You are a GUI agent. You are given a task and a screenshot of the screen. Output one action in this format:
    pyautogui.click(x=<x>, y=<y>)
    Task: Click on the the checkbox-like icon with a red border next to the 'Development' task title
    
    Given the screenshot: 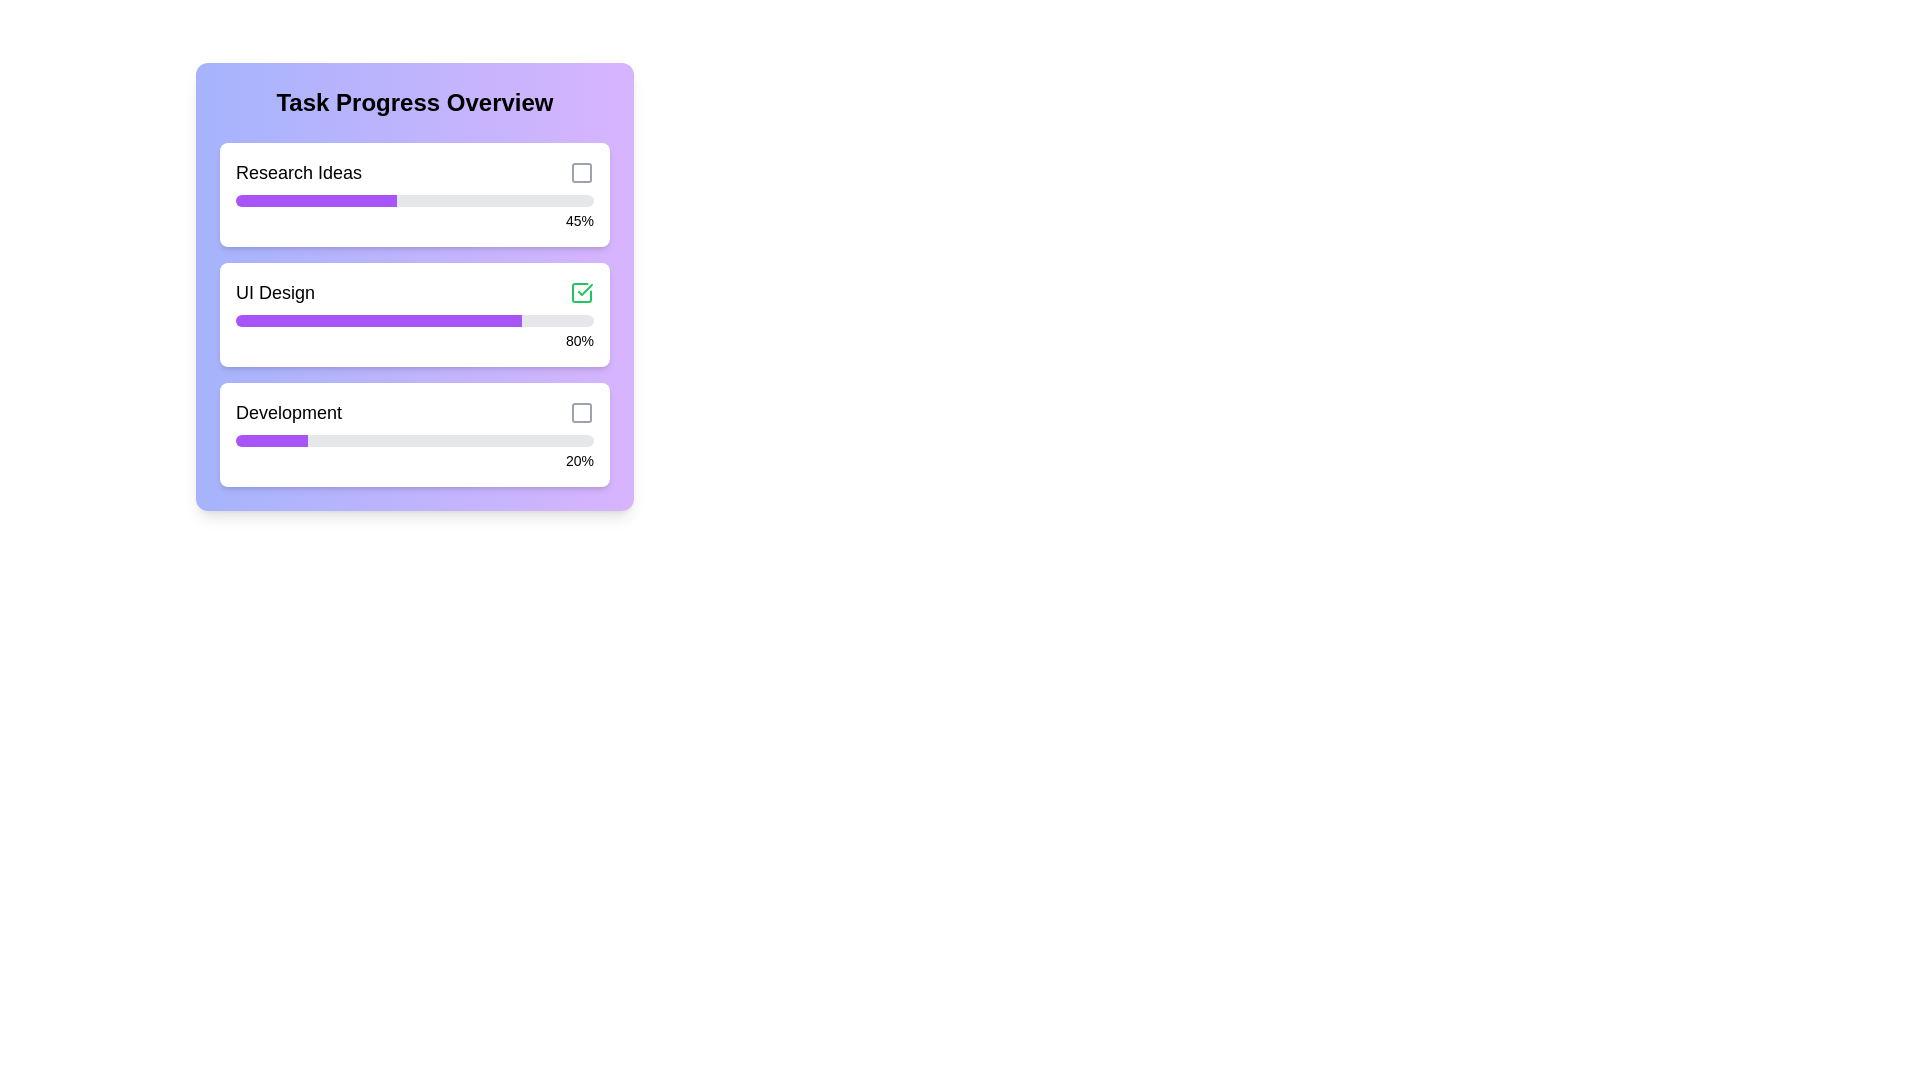 What is the action you would take?
    pyautogui.click(x=580, y=411)
    